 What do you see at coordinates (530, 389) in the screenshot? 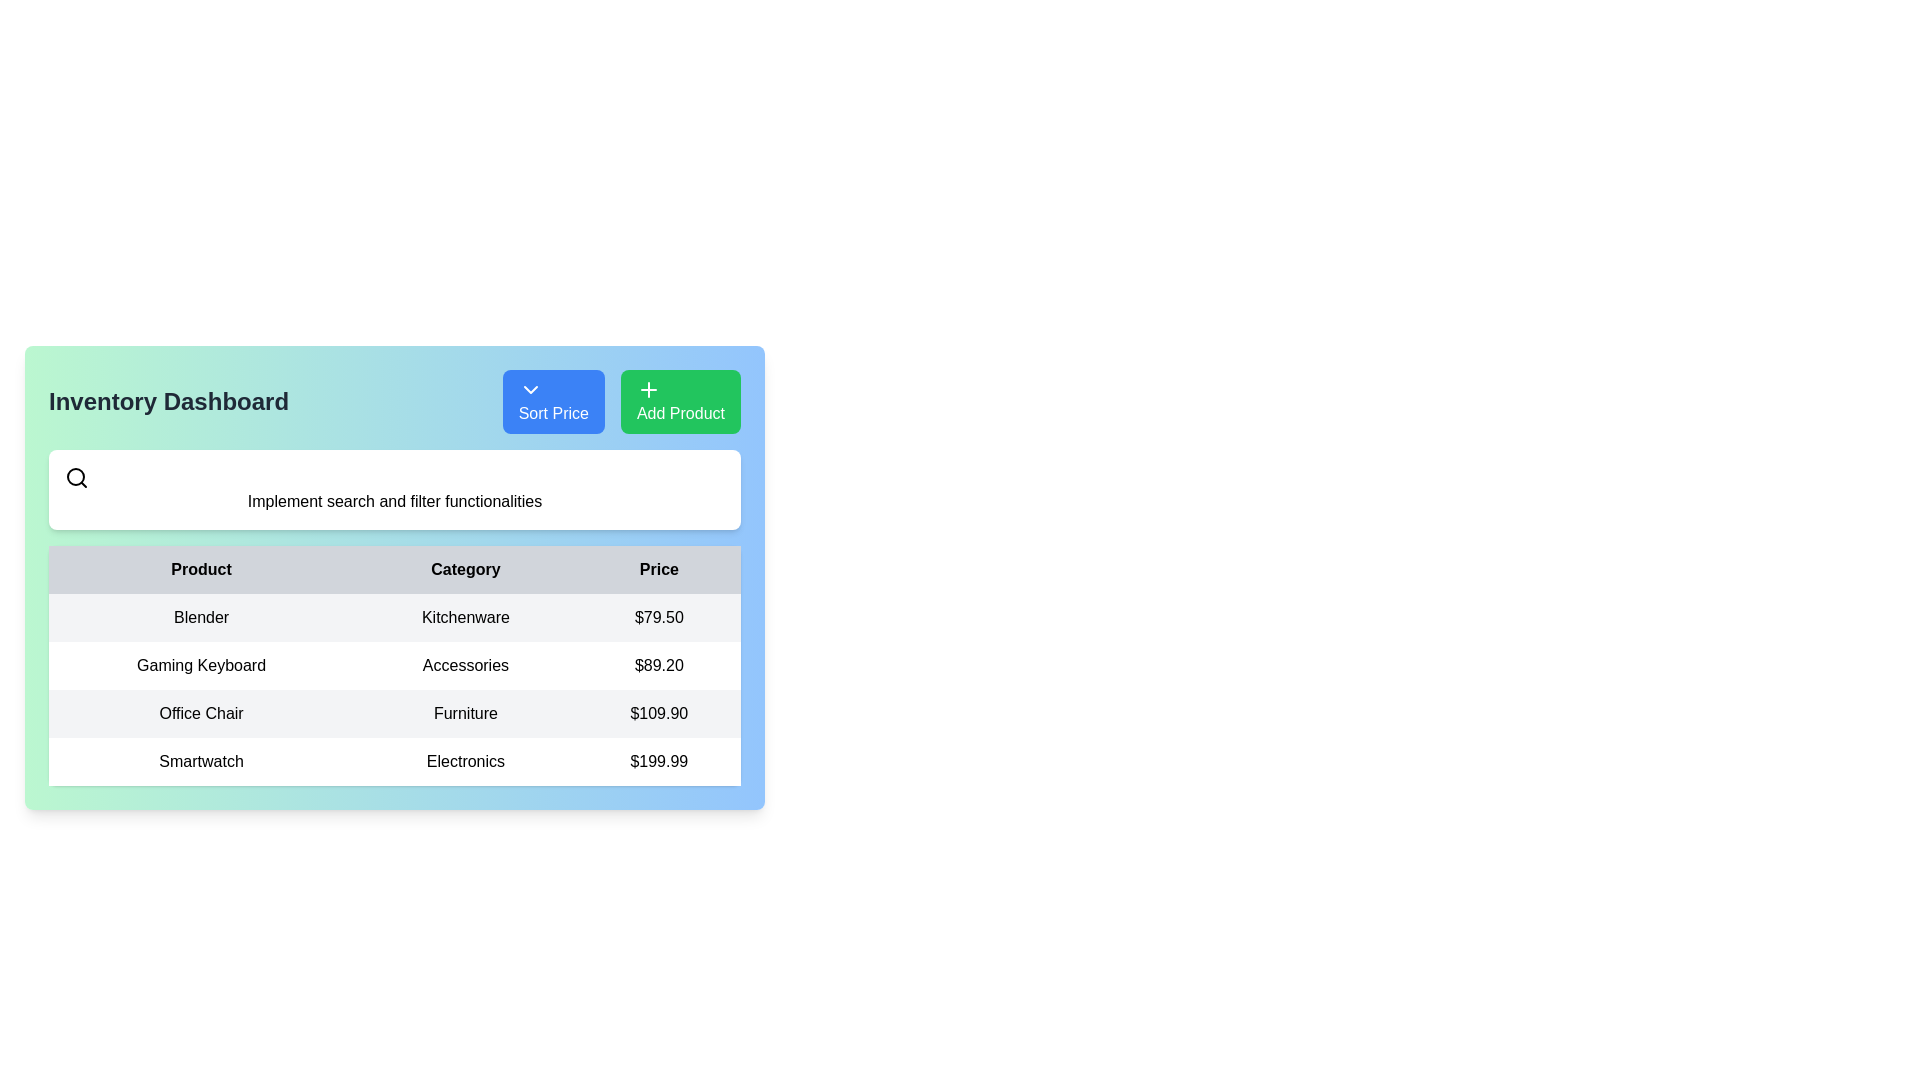
I see `the downward-pointing chevron icon within the 'Sort Price' button` at bounding box center [530, 389].